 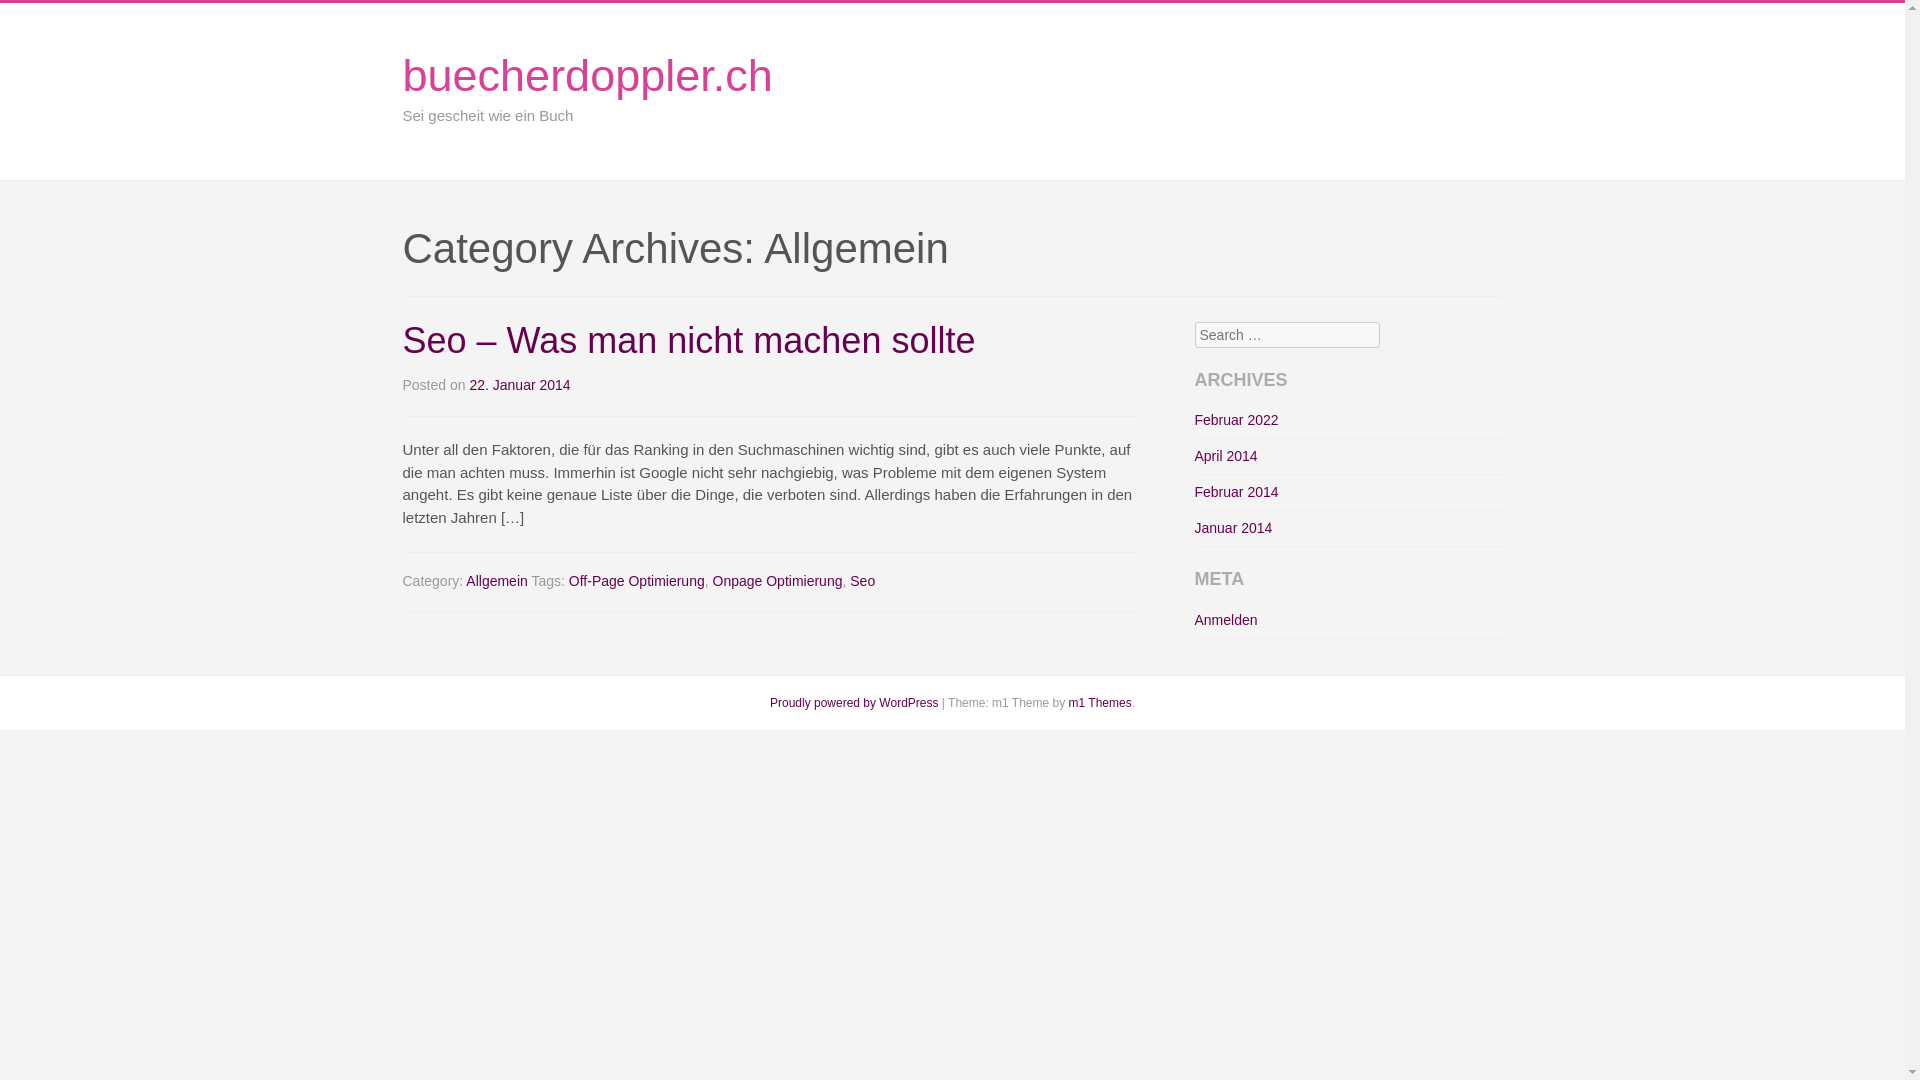 What do you see at coordinates (636, 581) in the screenshot?
I see `'Off-Page Optimierung'` at bounding box center [636, 581].